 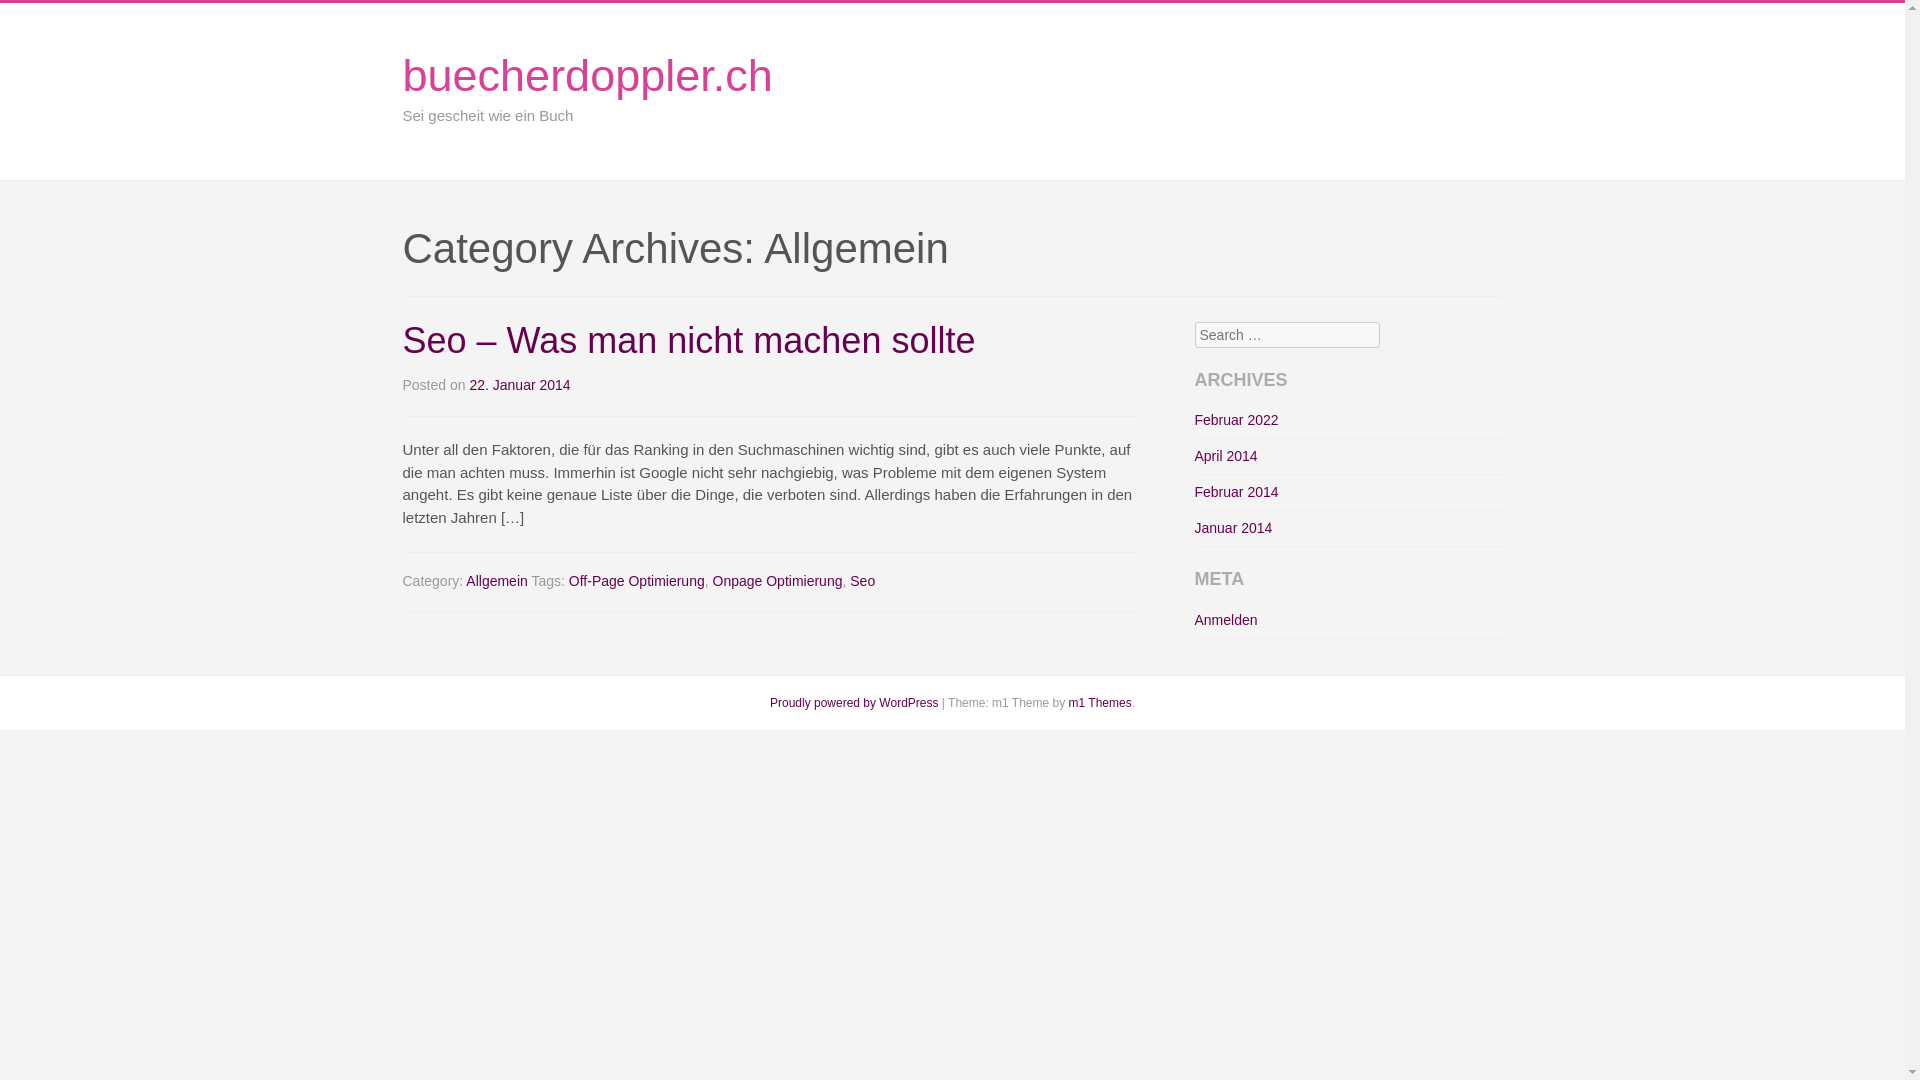 What do you see at coordinates (636, 581) in the screenshot?
I see `'Off-Page Optimierung'` at bounding box center [636, 581].